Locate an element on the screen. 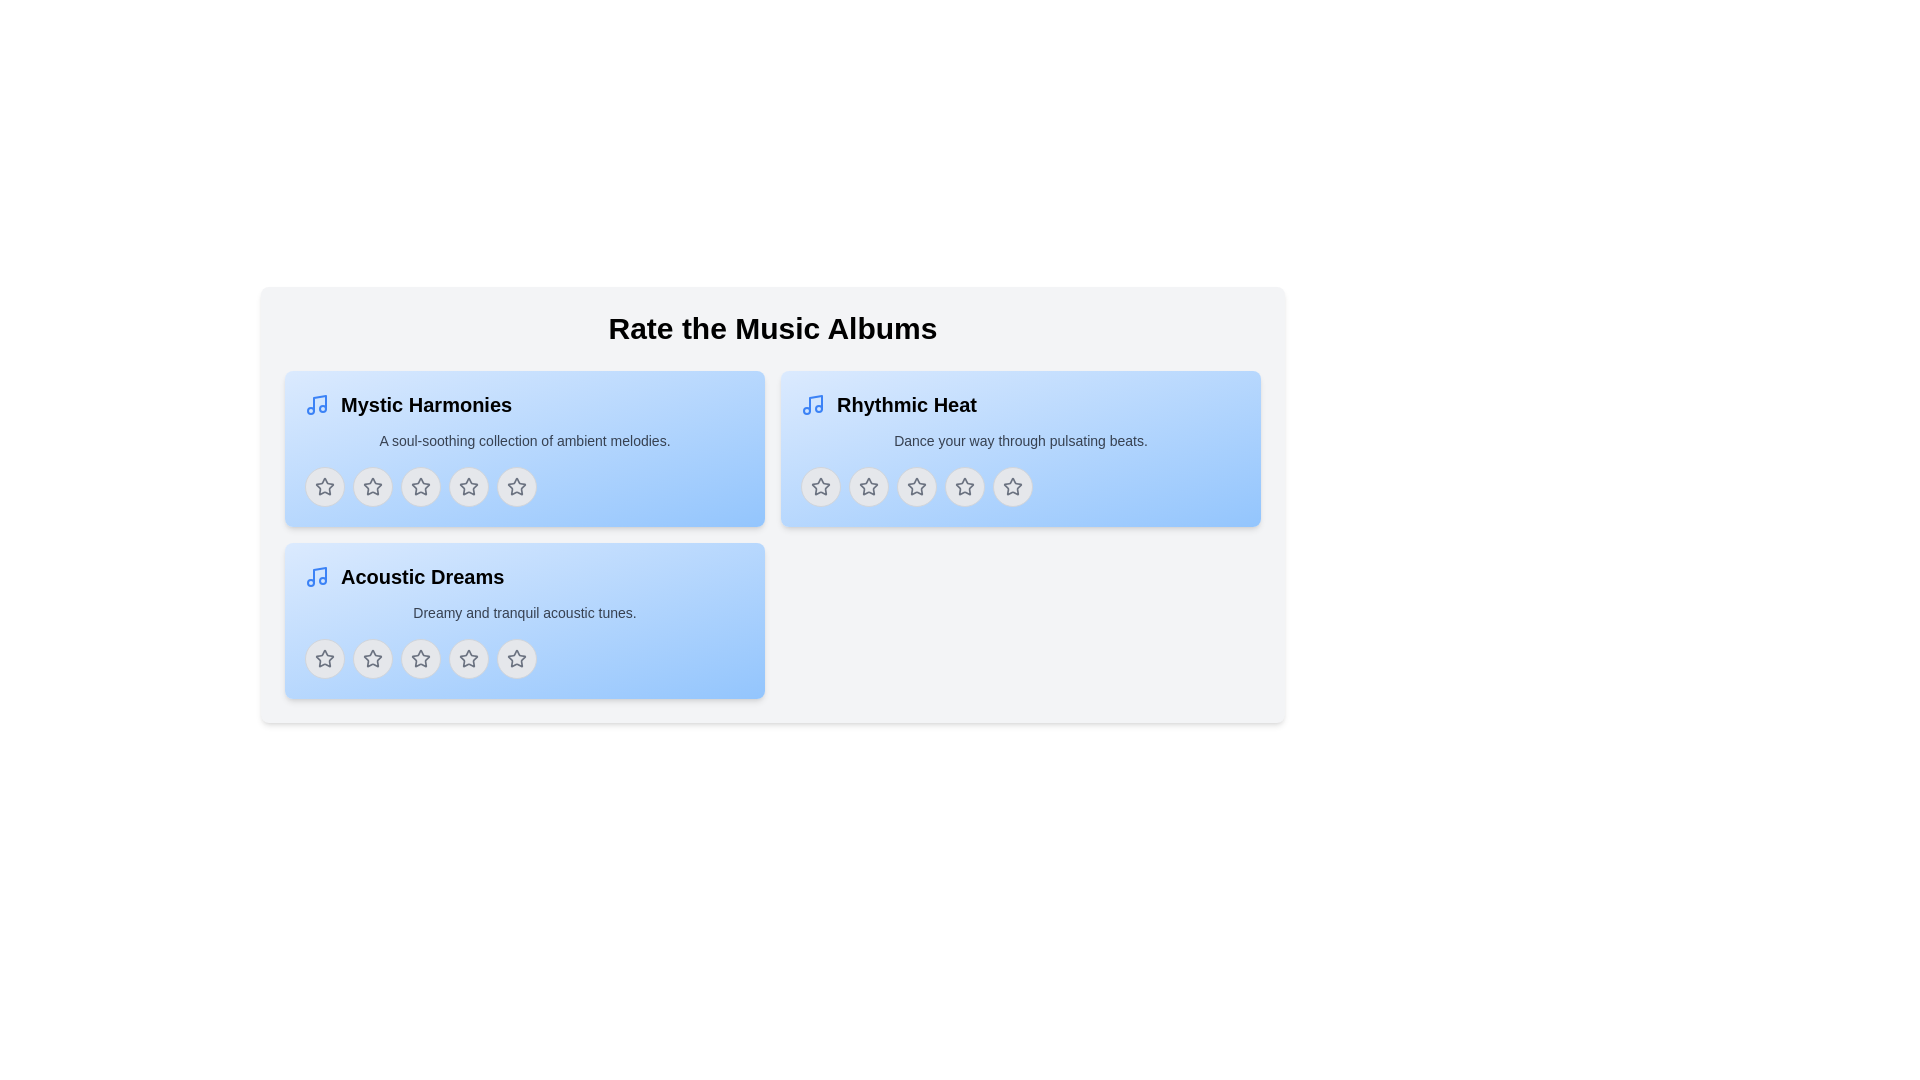 This screenshot has height=1080, width=1920. the circular button with a star icon, which is the first rating button under the 'Rhythmic Heat' music album card in the second column of the album grid is located at coordinates (820, 486).